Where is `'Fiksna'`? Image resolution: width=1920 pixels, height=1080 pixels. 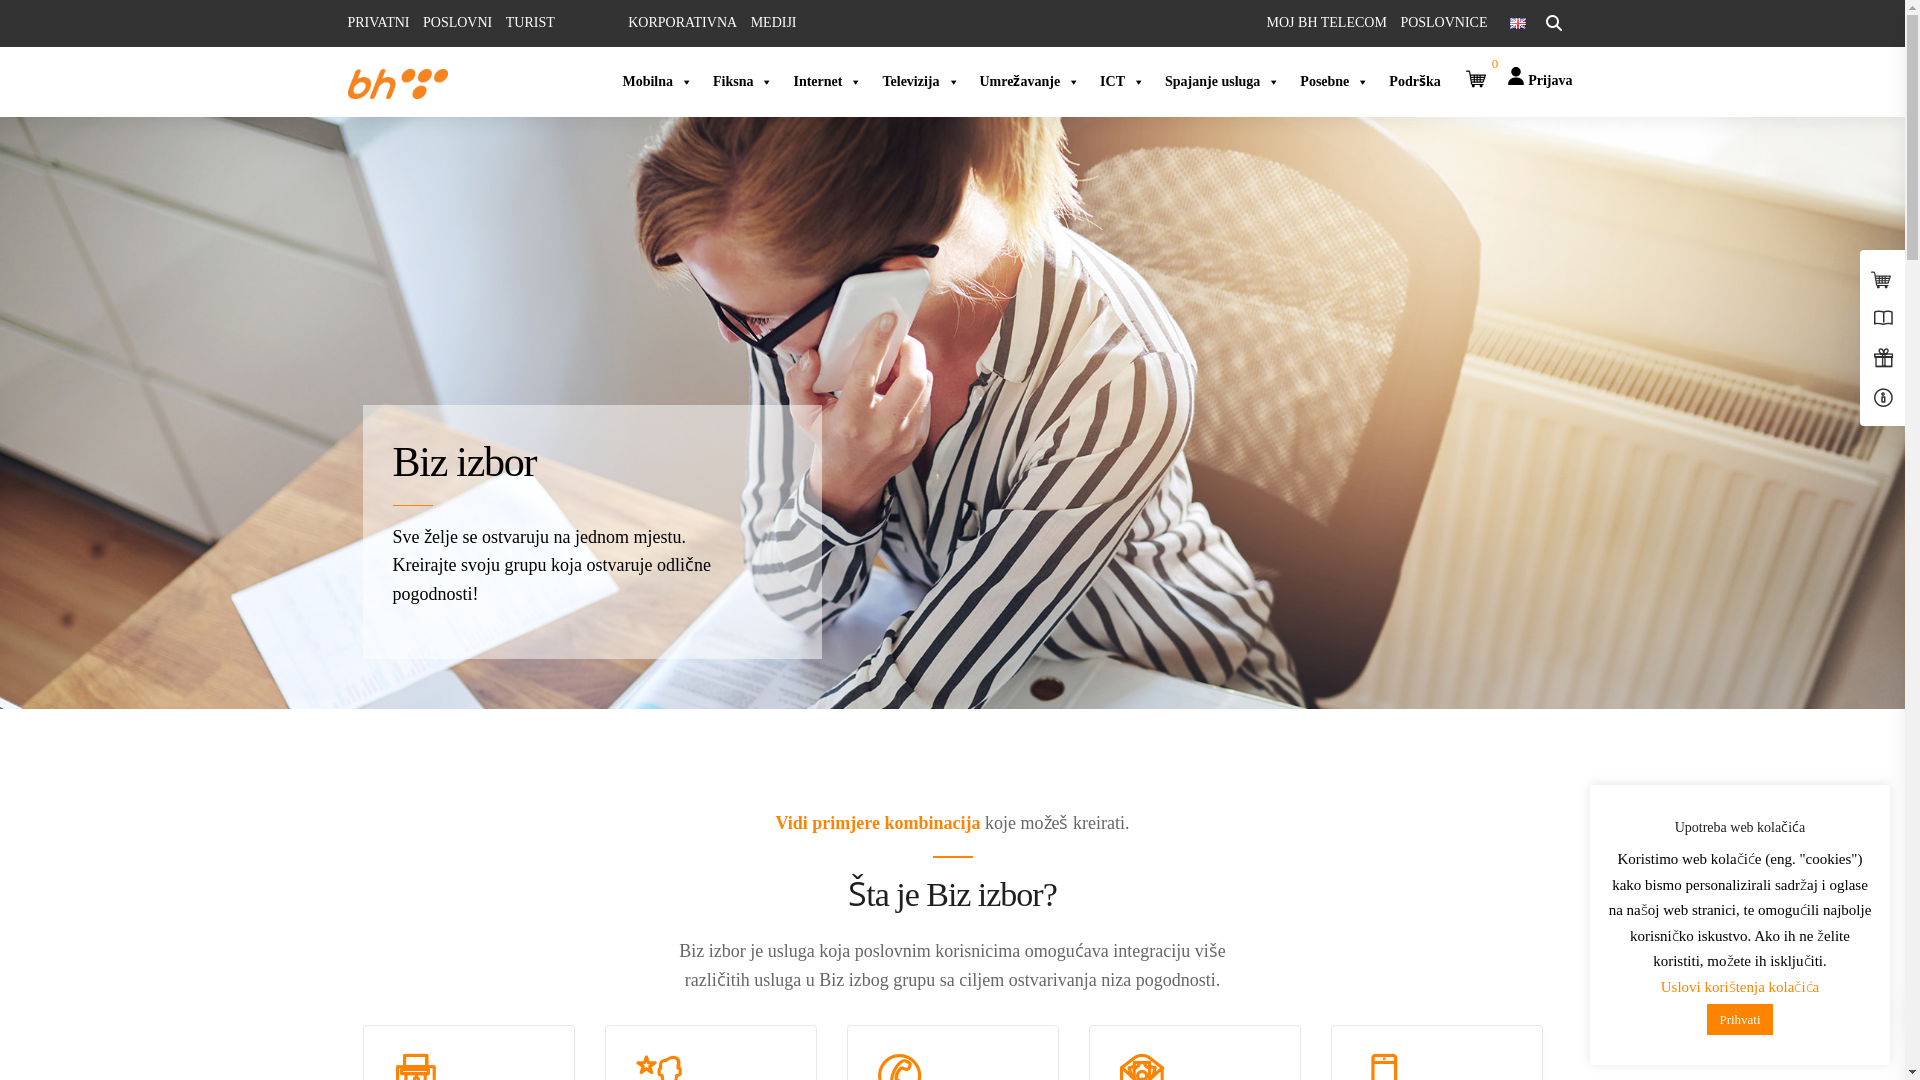 'Fiksna' is located at coordinates (742, 80).